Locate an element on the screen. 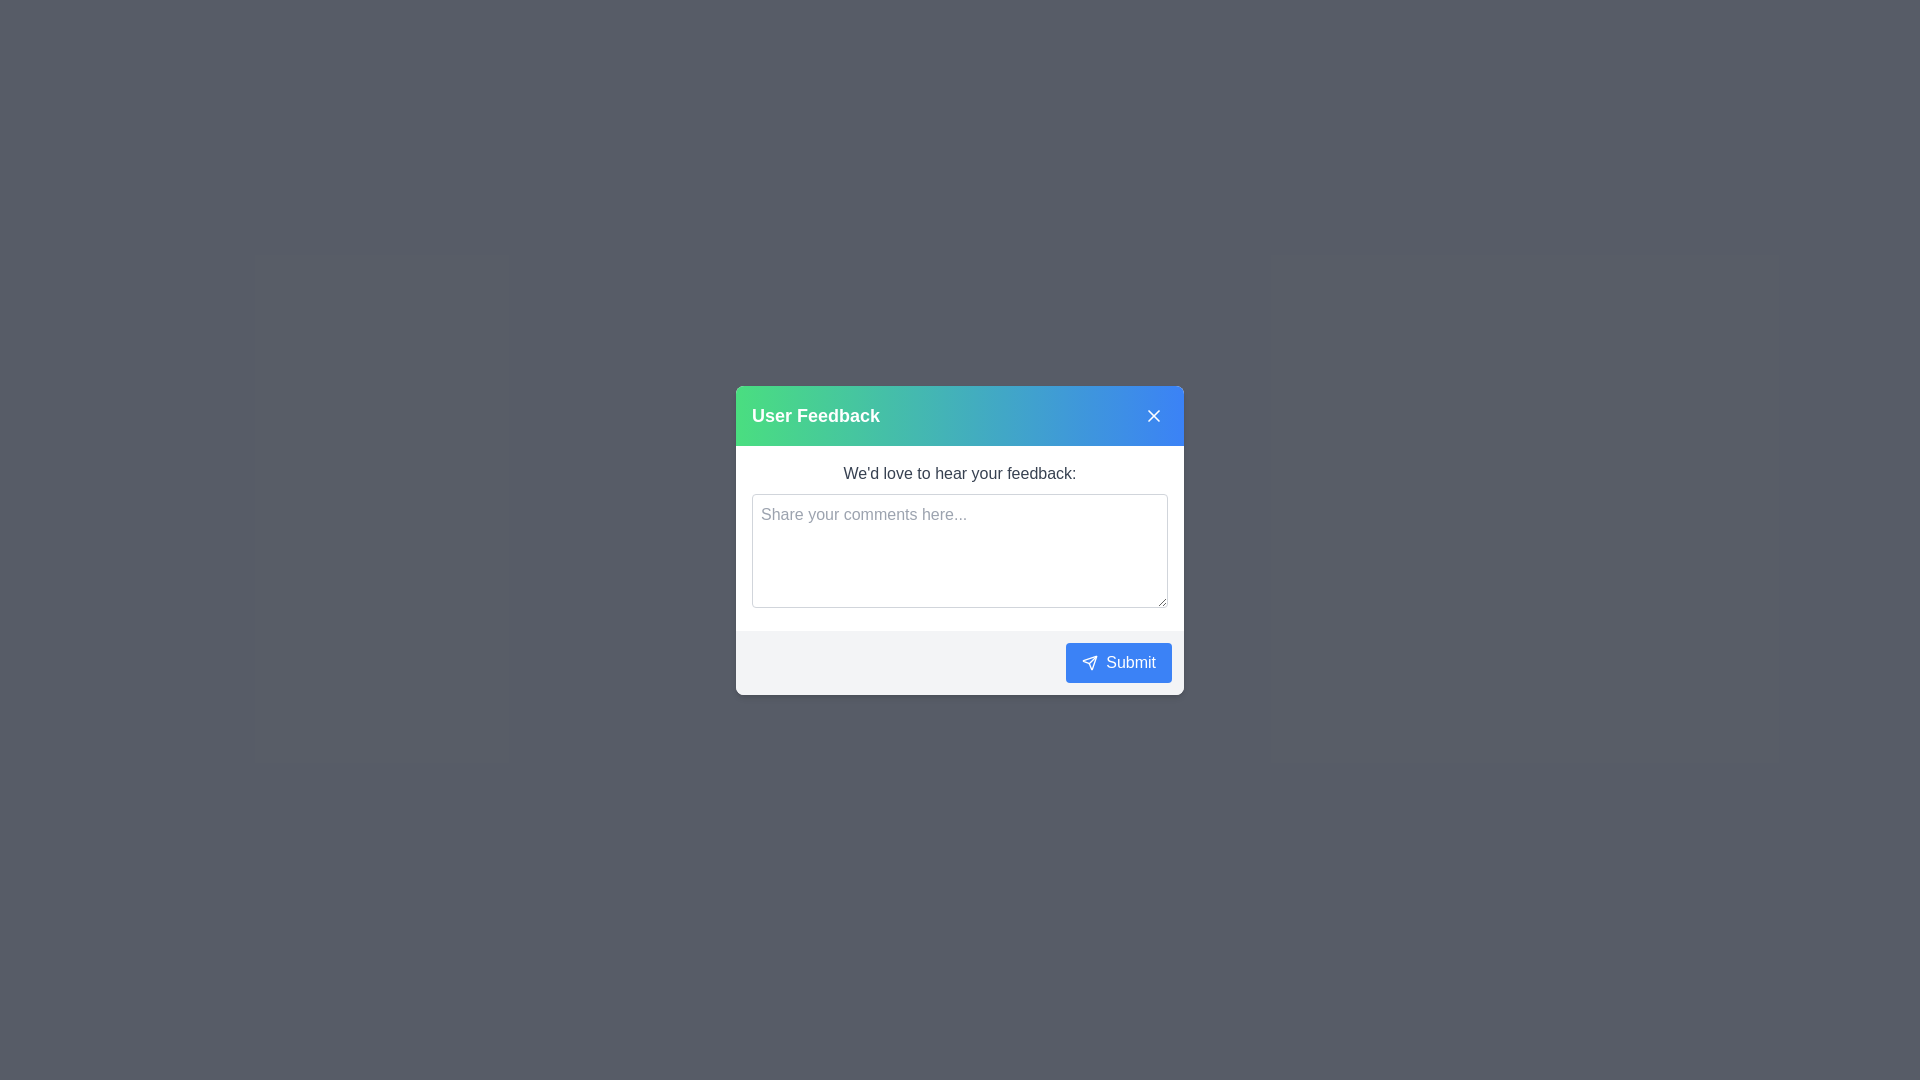 The height and width of the screenshot is (1080, 1920). the Text label that titles the user feedback dialog, located on the left side of the modal header before the close button is located at coordinates (816, 414).